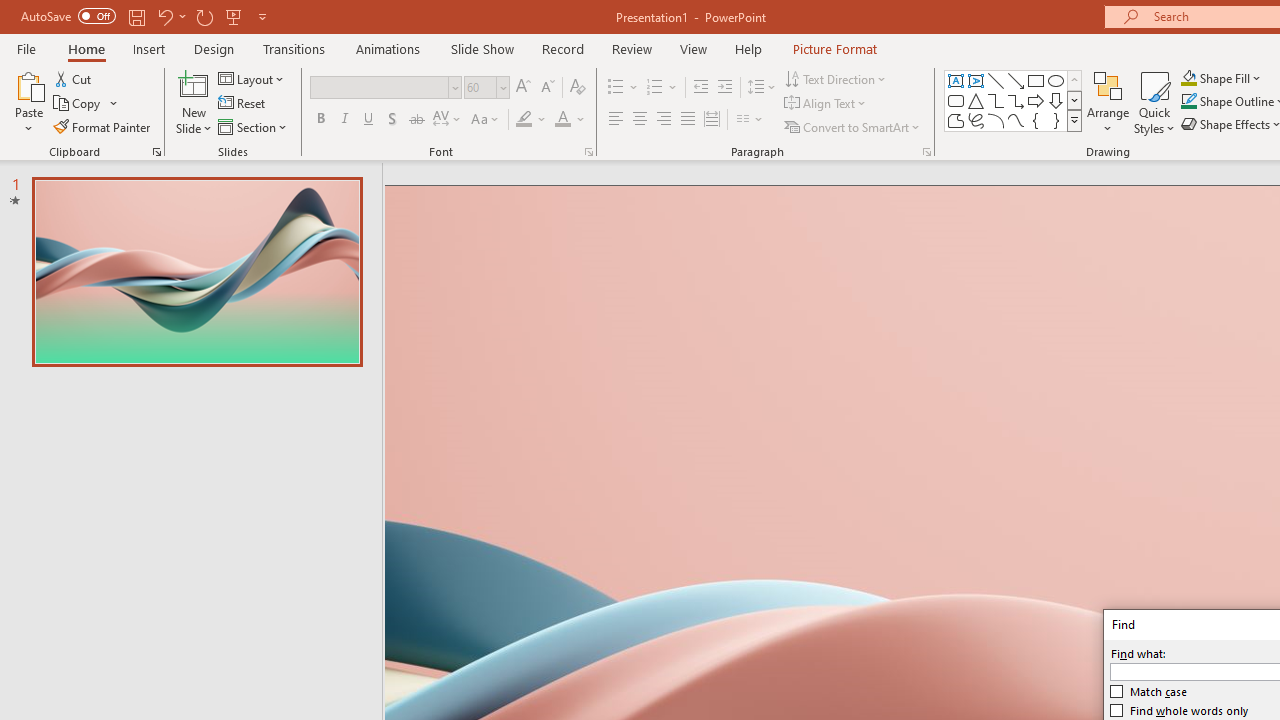  Describe the element at coordinates (522, 86) in the screenshot. I see `'Increase Font Size'` at that location.